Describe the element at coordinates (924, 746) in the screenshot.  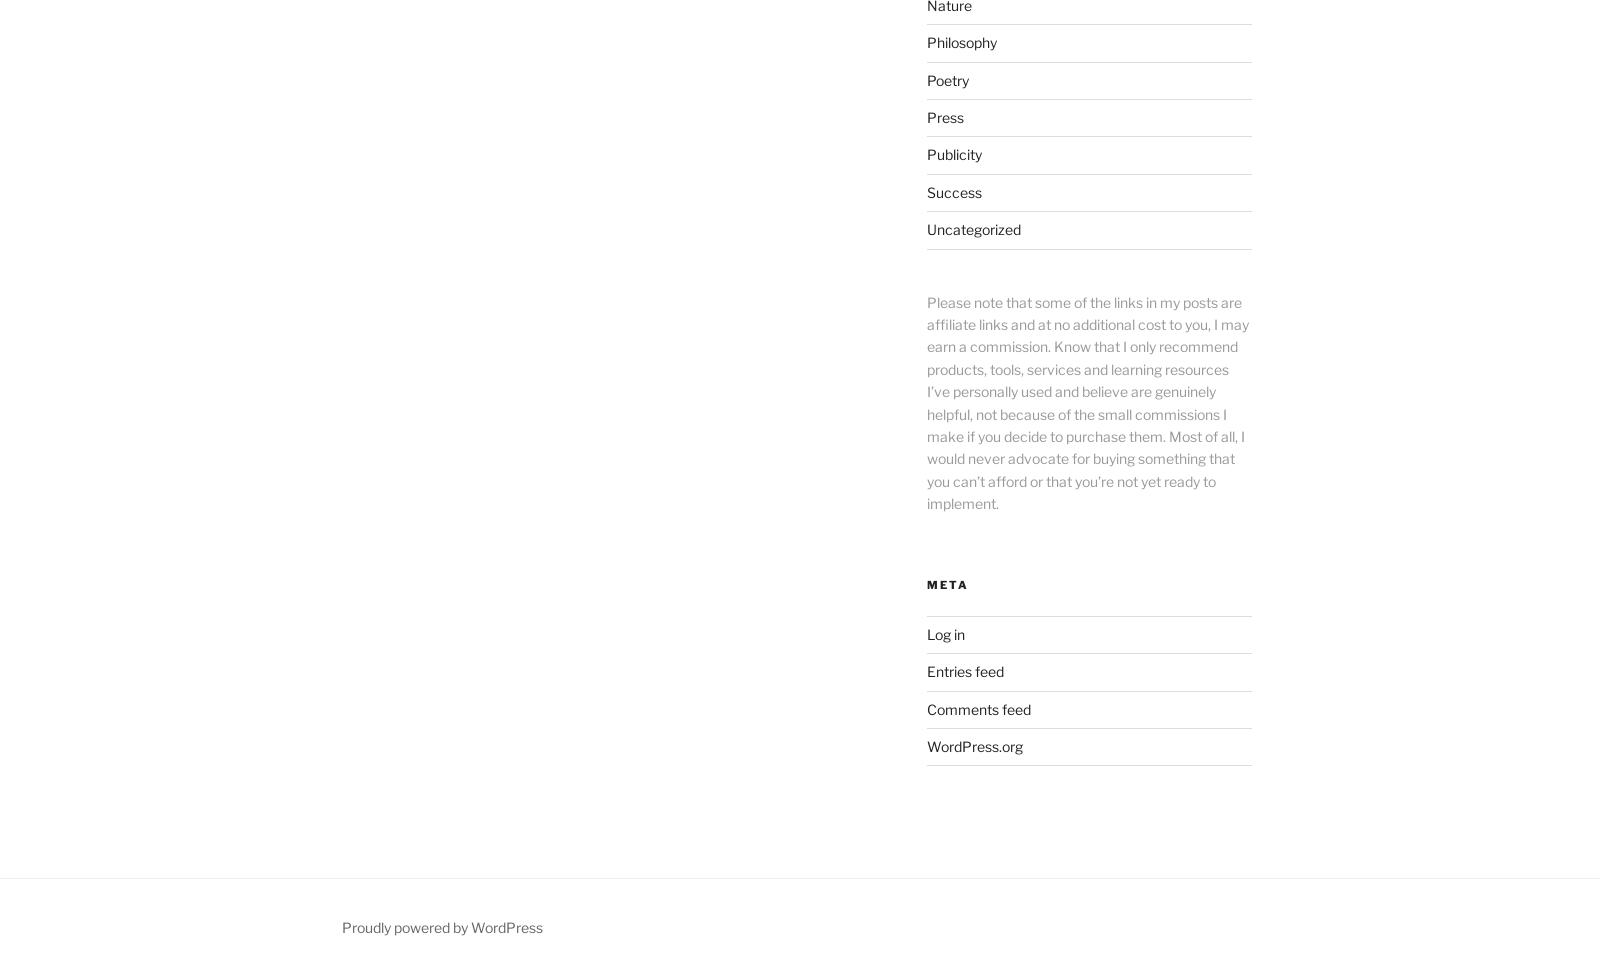
I see `'WordPress.org'` at that location.